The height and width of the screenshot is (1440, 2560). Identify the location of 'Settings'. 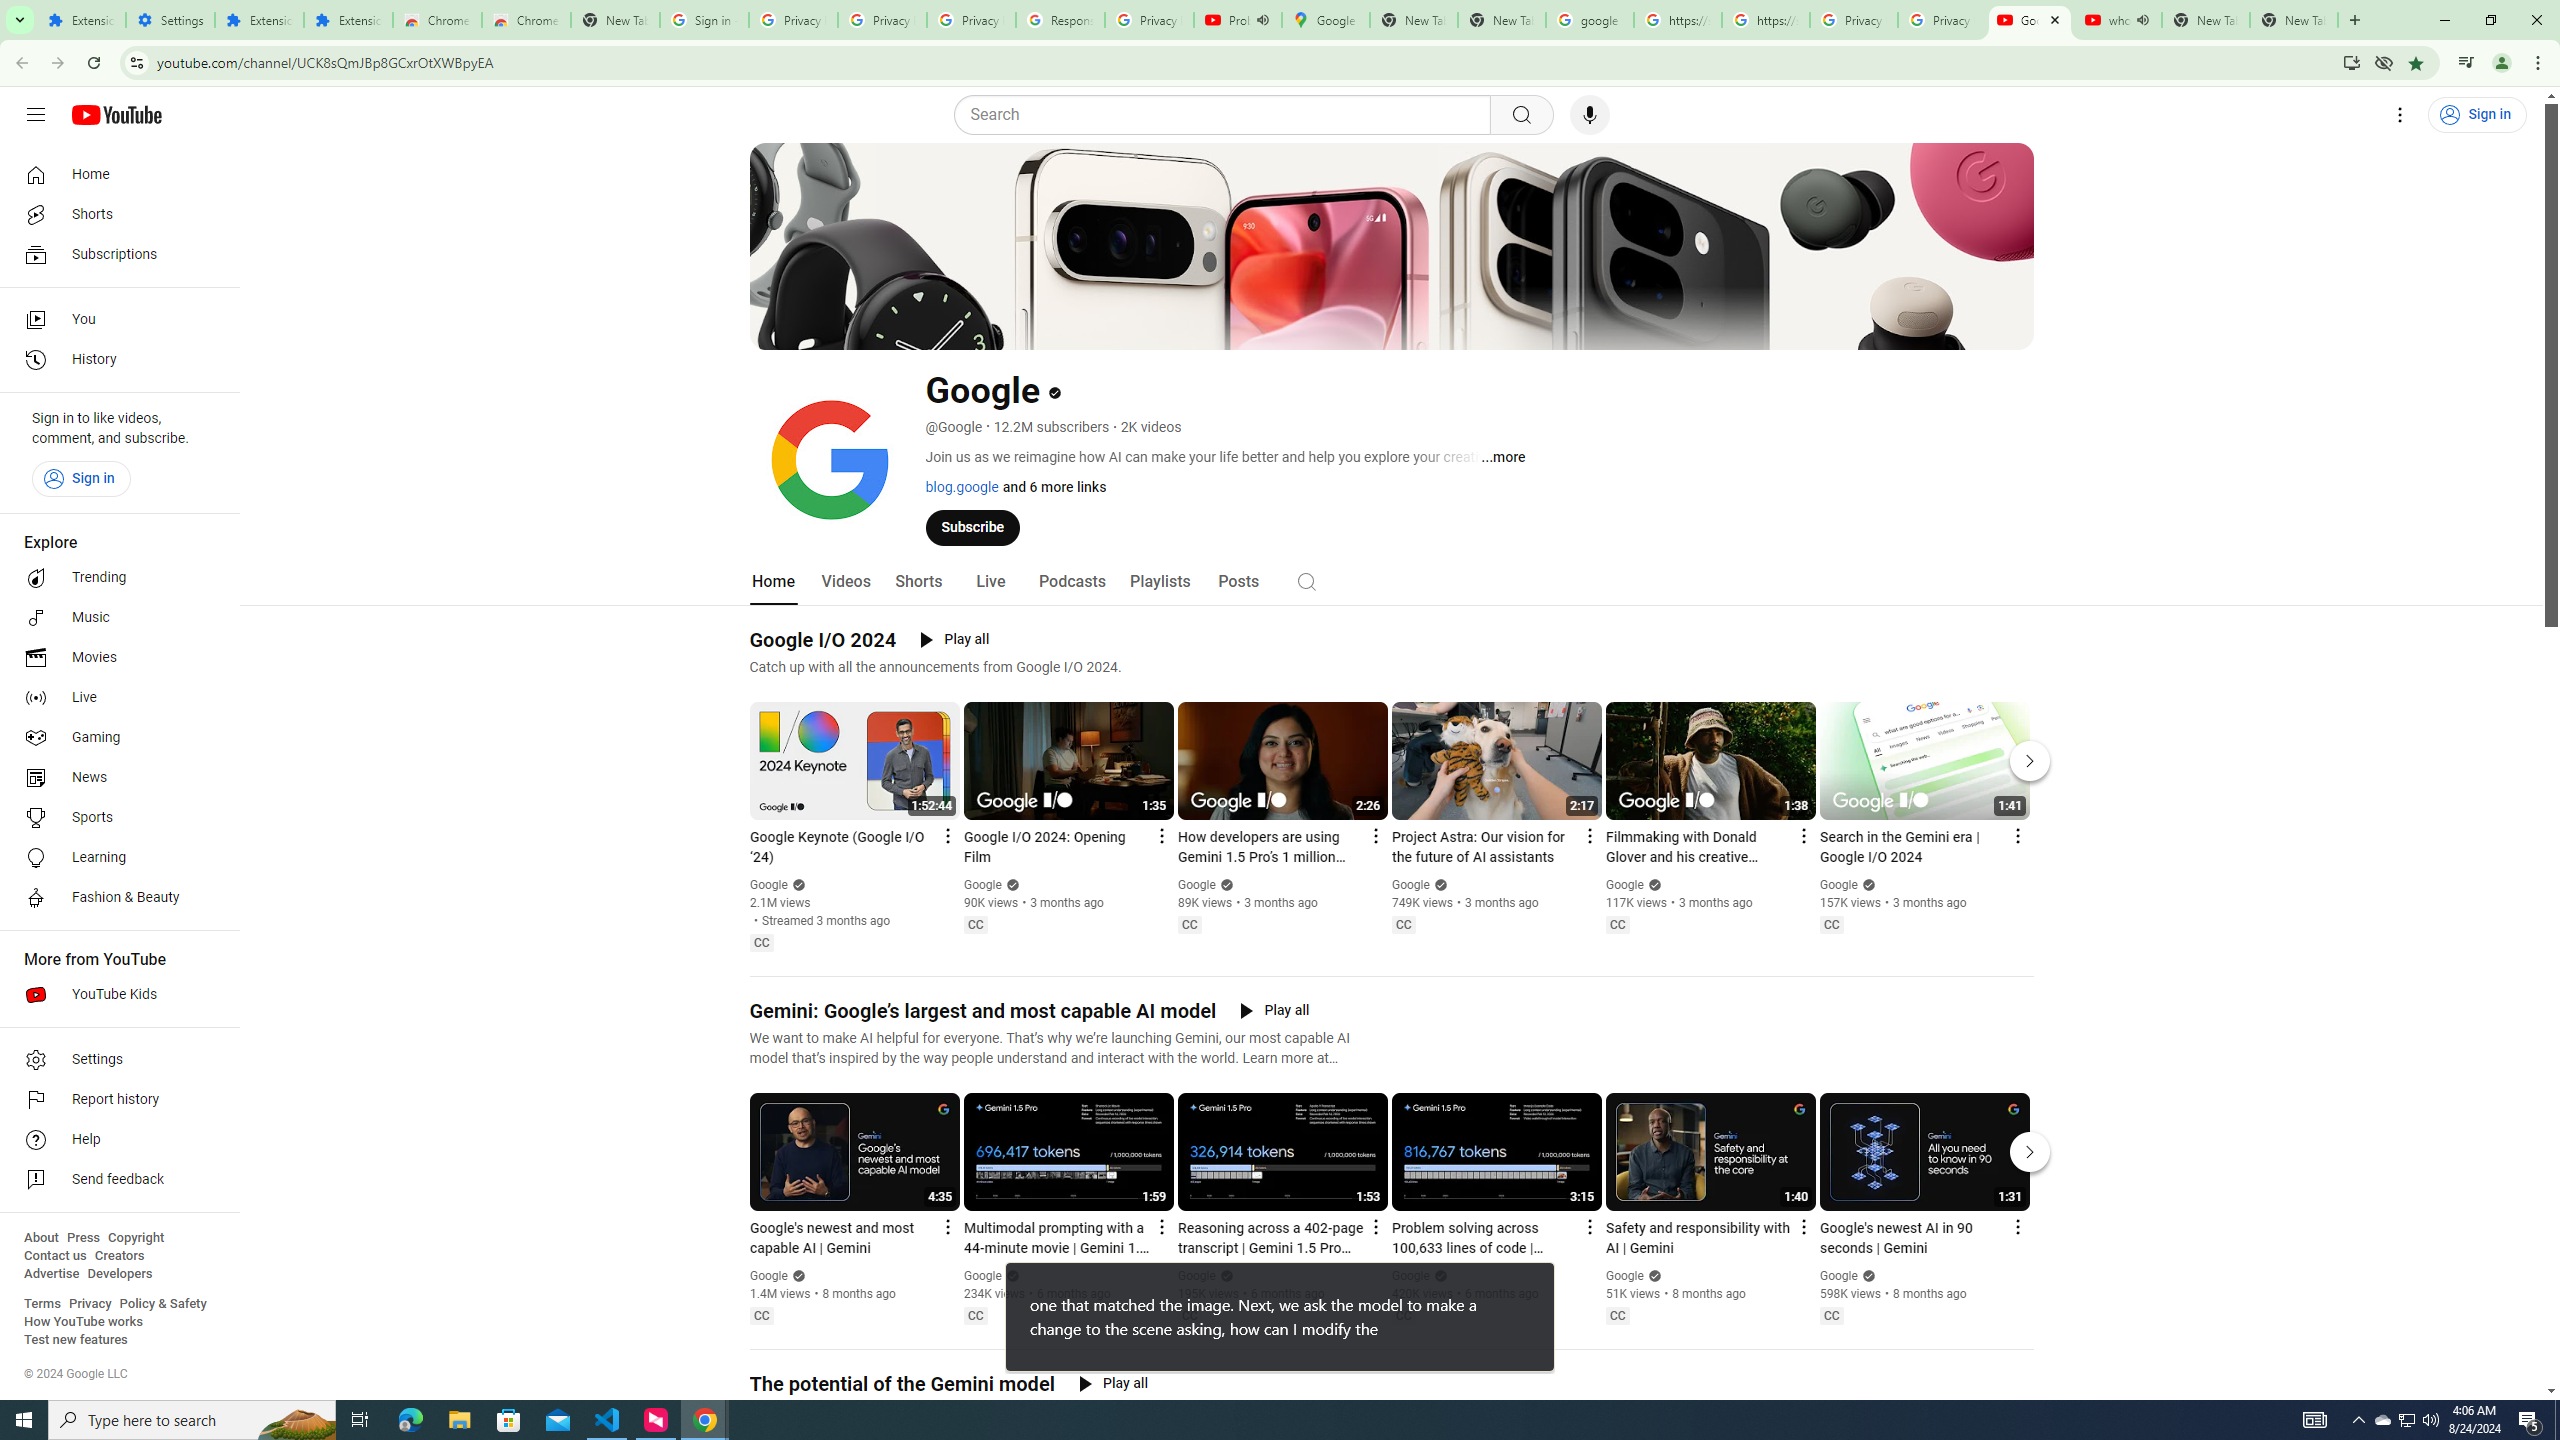
(2401, 114).